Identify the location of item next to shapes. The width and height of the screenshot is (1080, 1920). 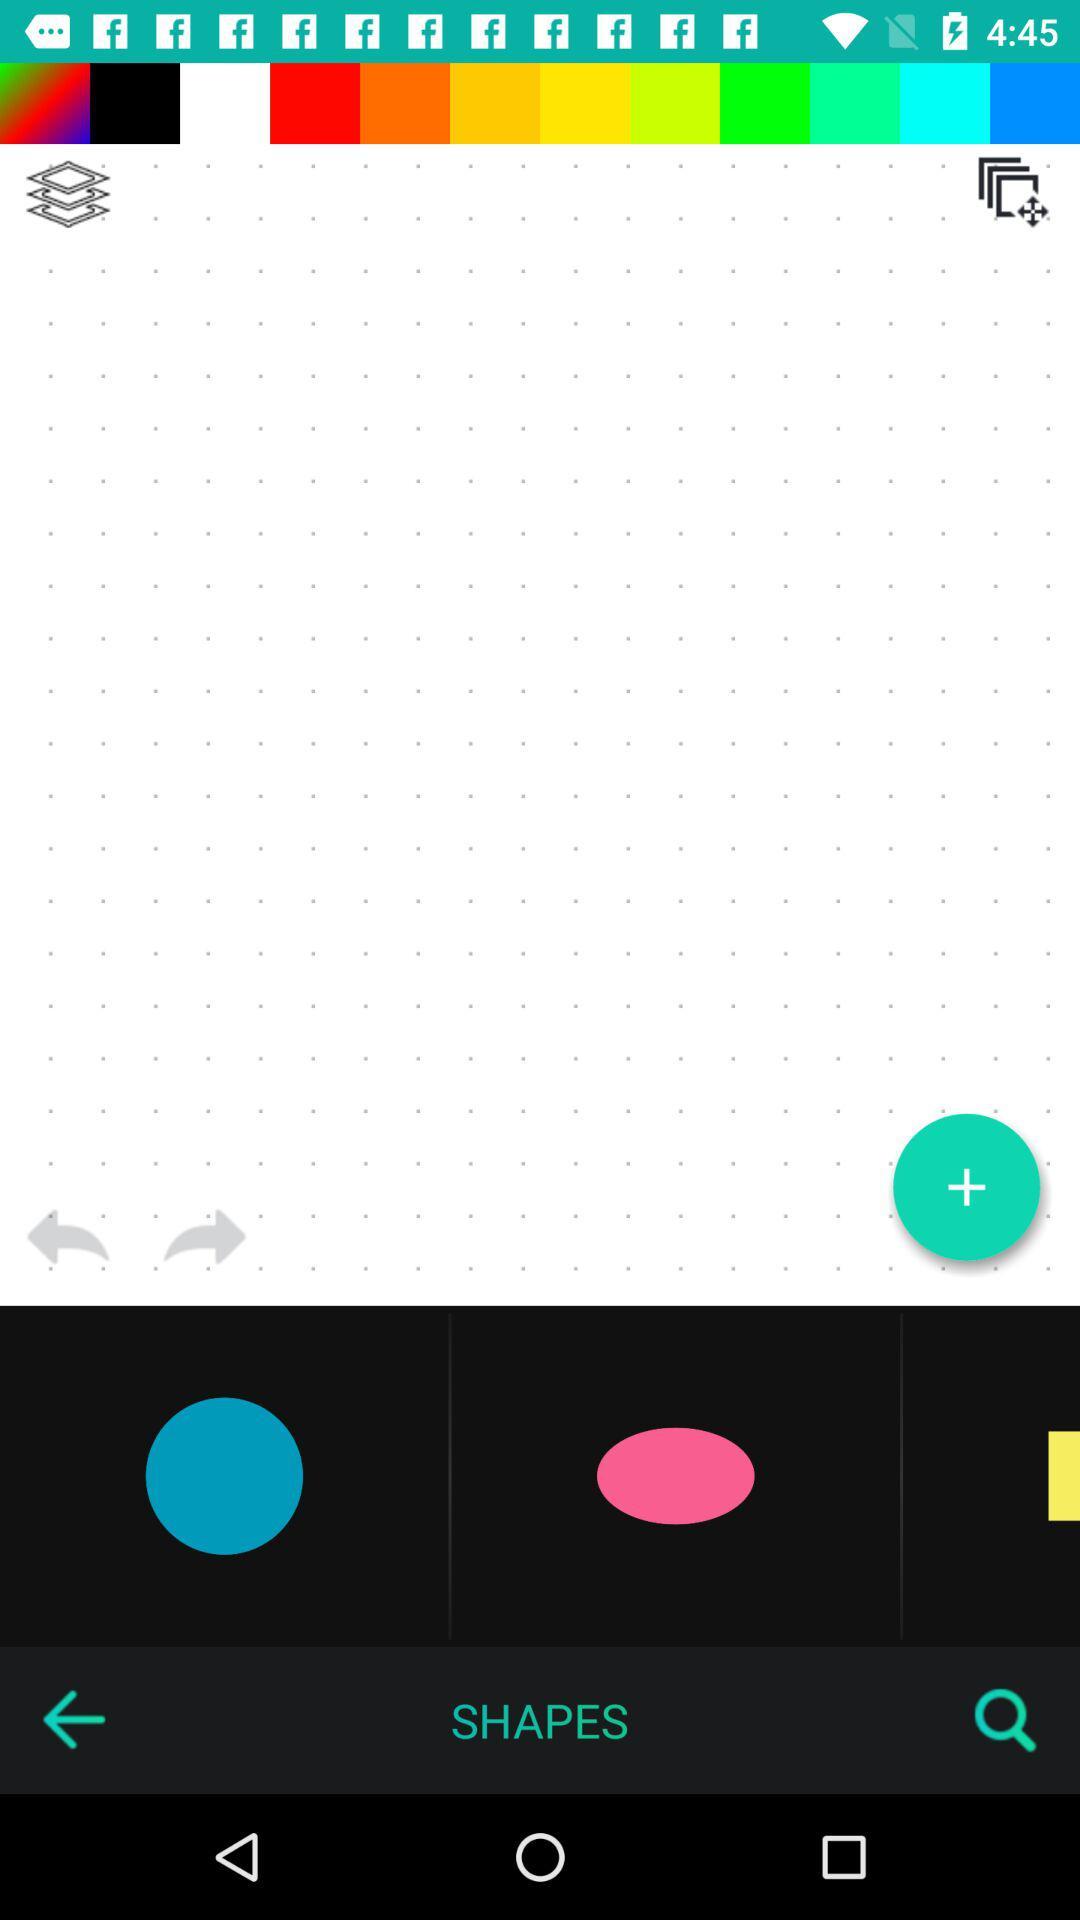
(1006, 1719).